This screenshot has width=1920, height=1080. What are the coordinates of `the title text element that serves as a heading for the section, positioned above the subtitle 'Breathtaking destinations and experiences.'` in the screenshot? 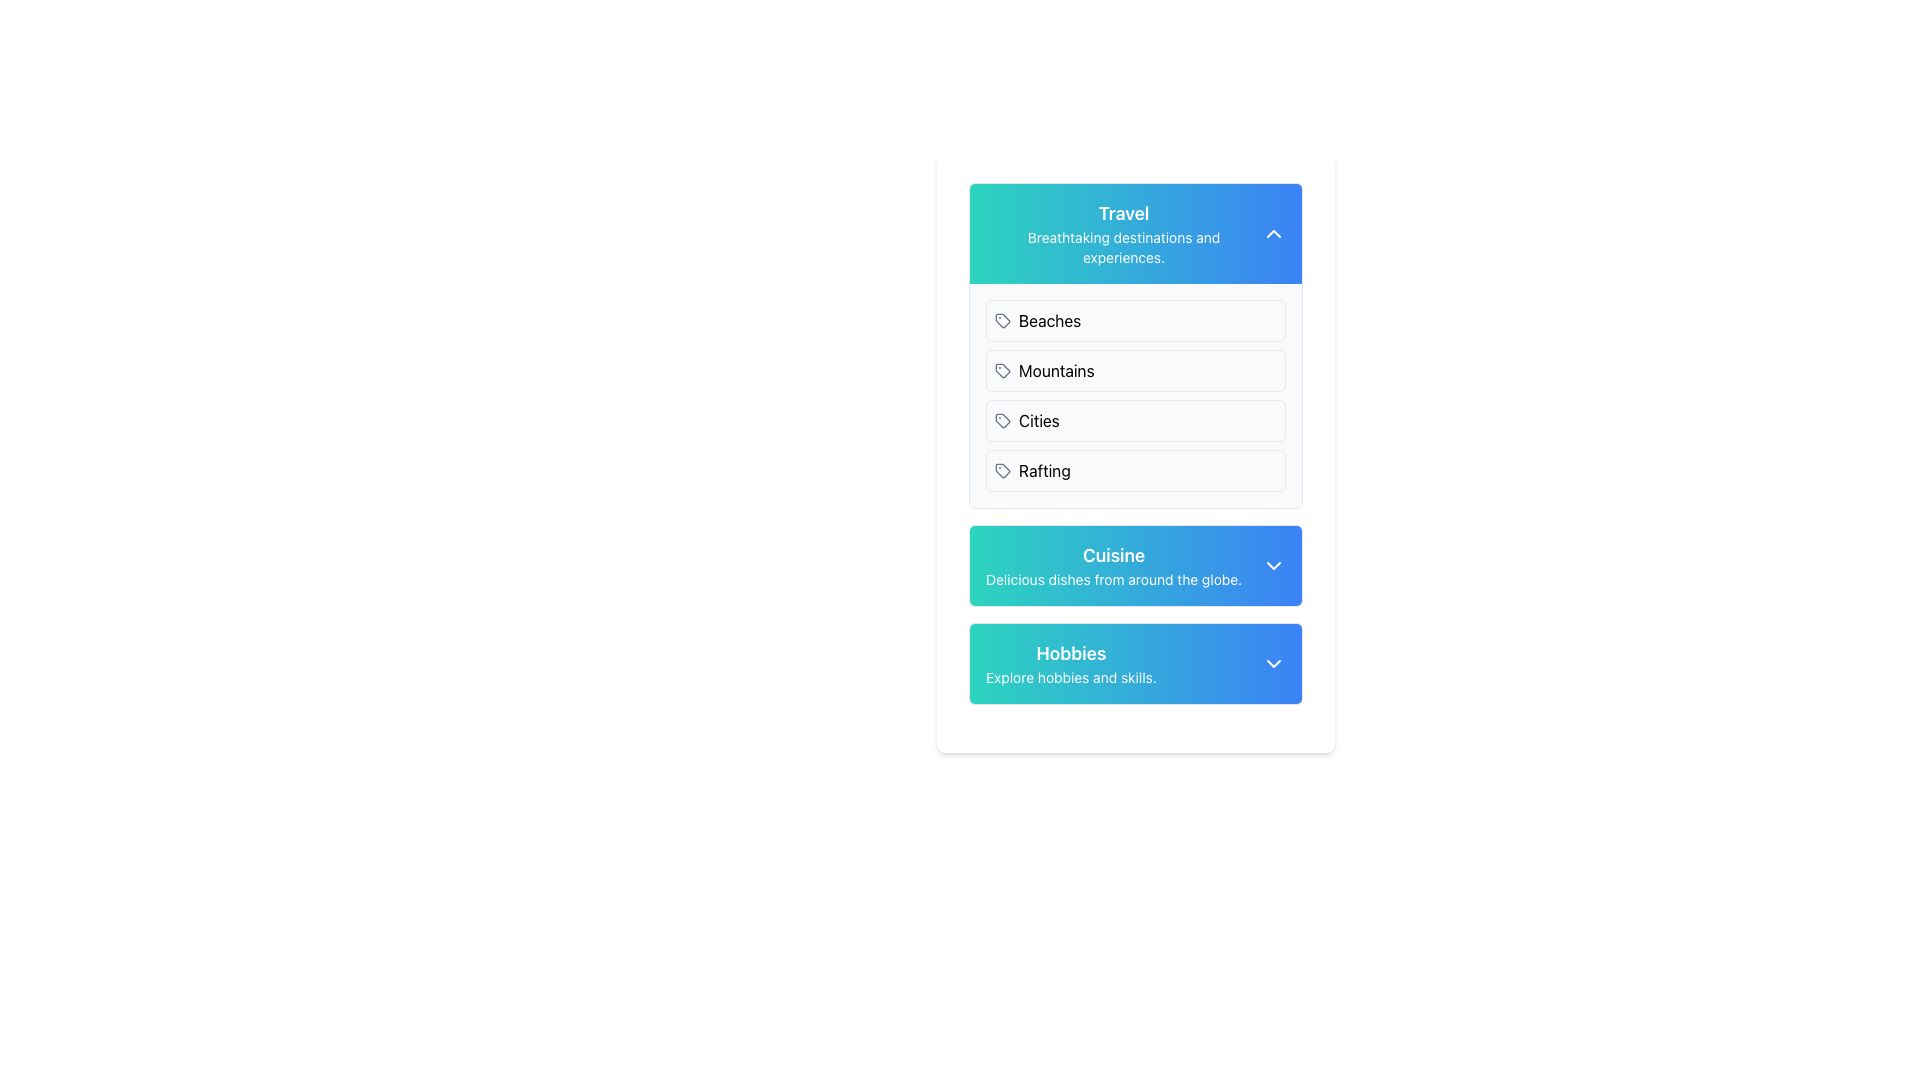 It's located at (1123, 213).